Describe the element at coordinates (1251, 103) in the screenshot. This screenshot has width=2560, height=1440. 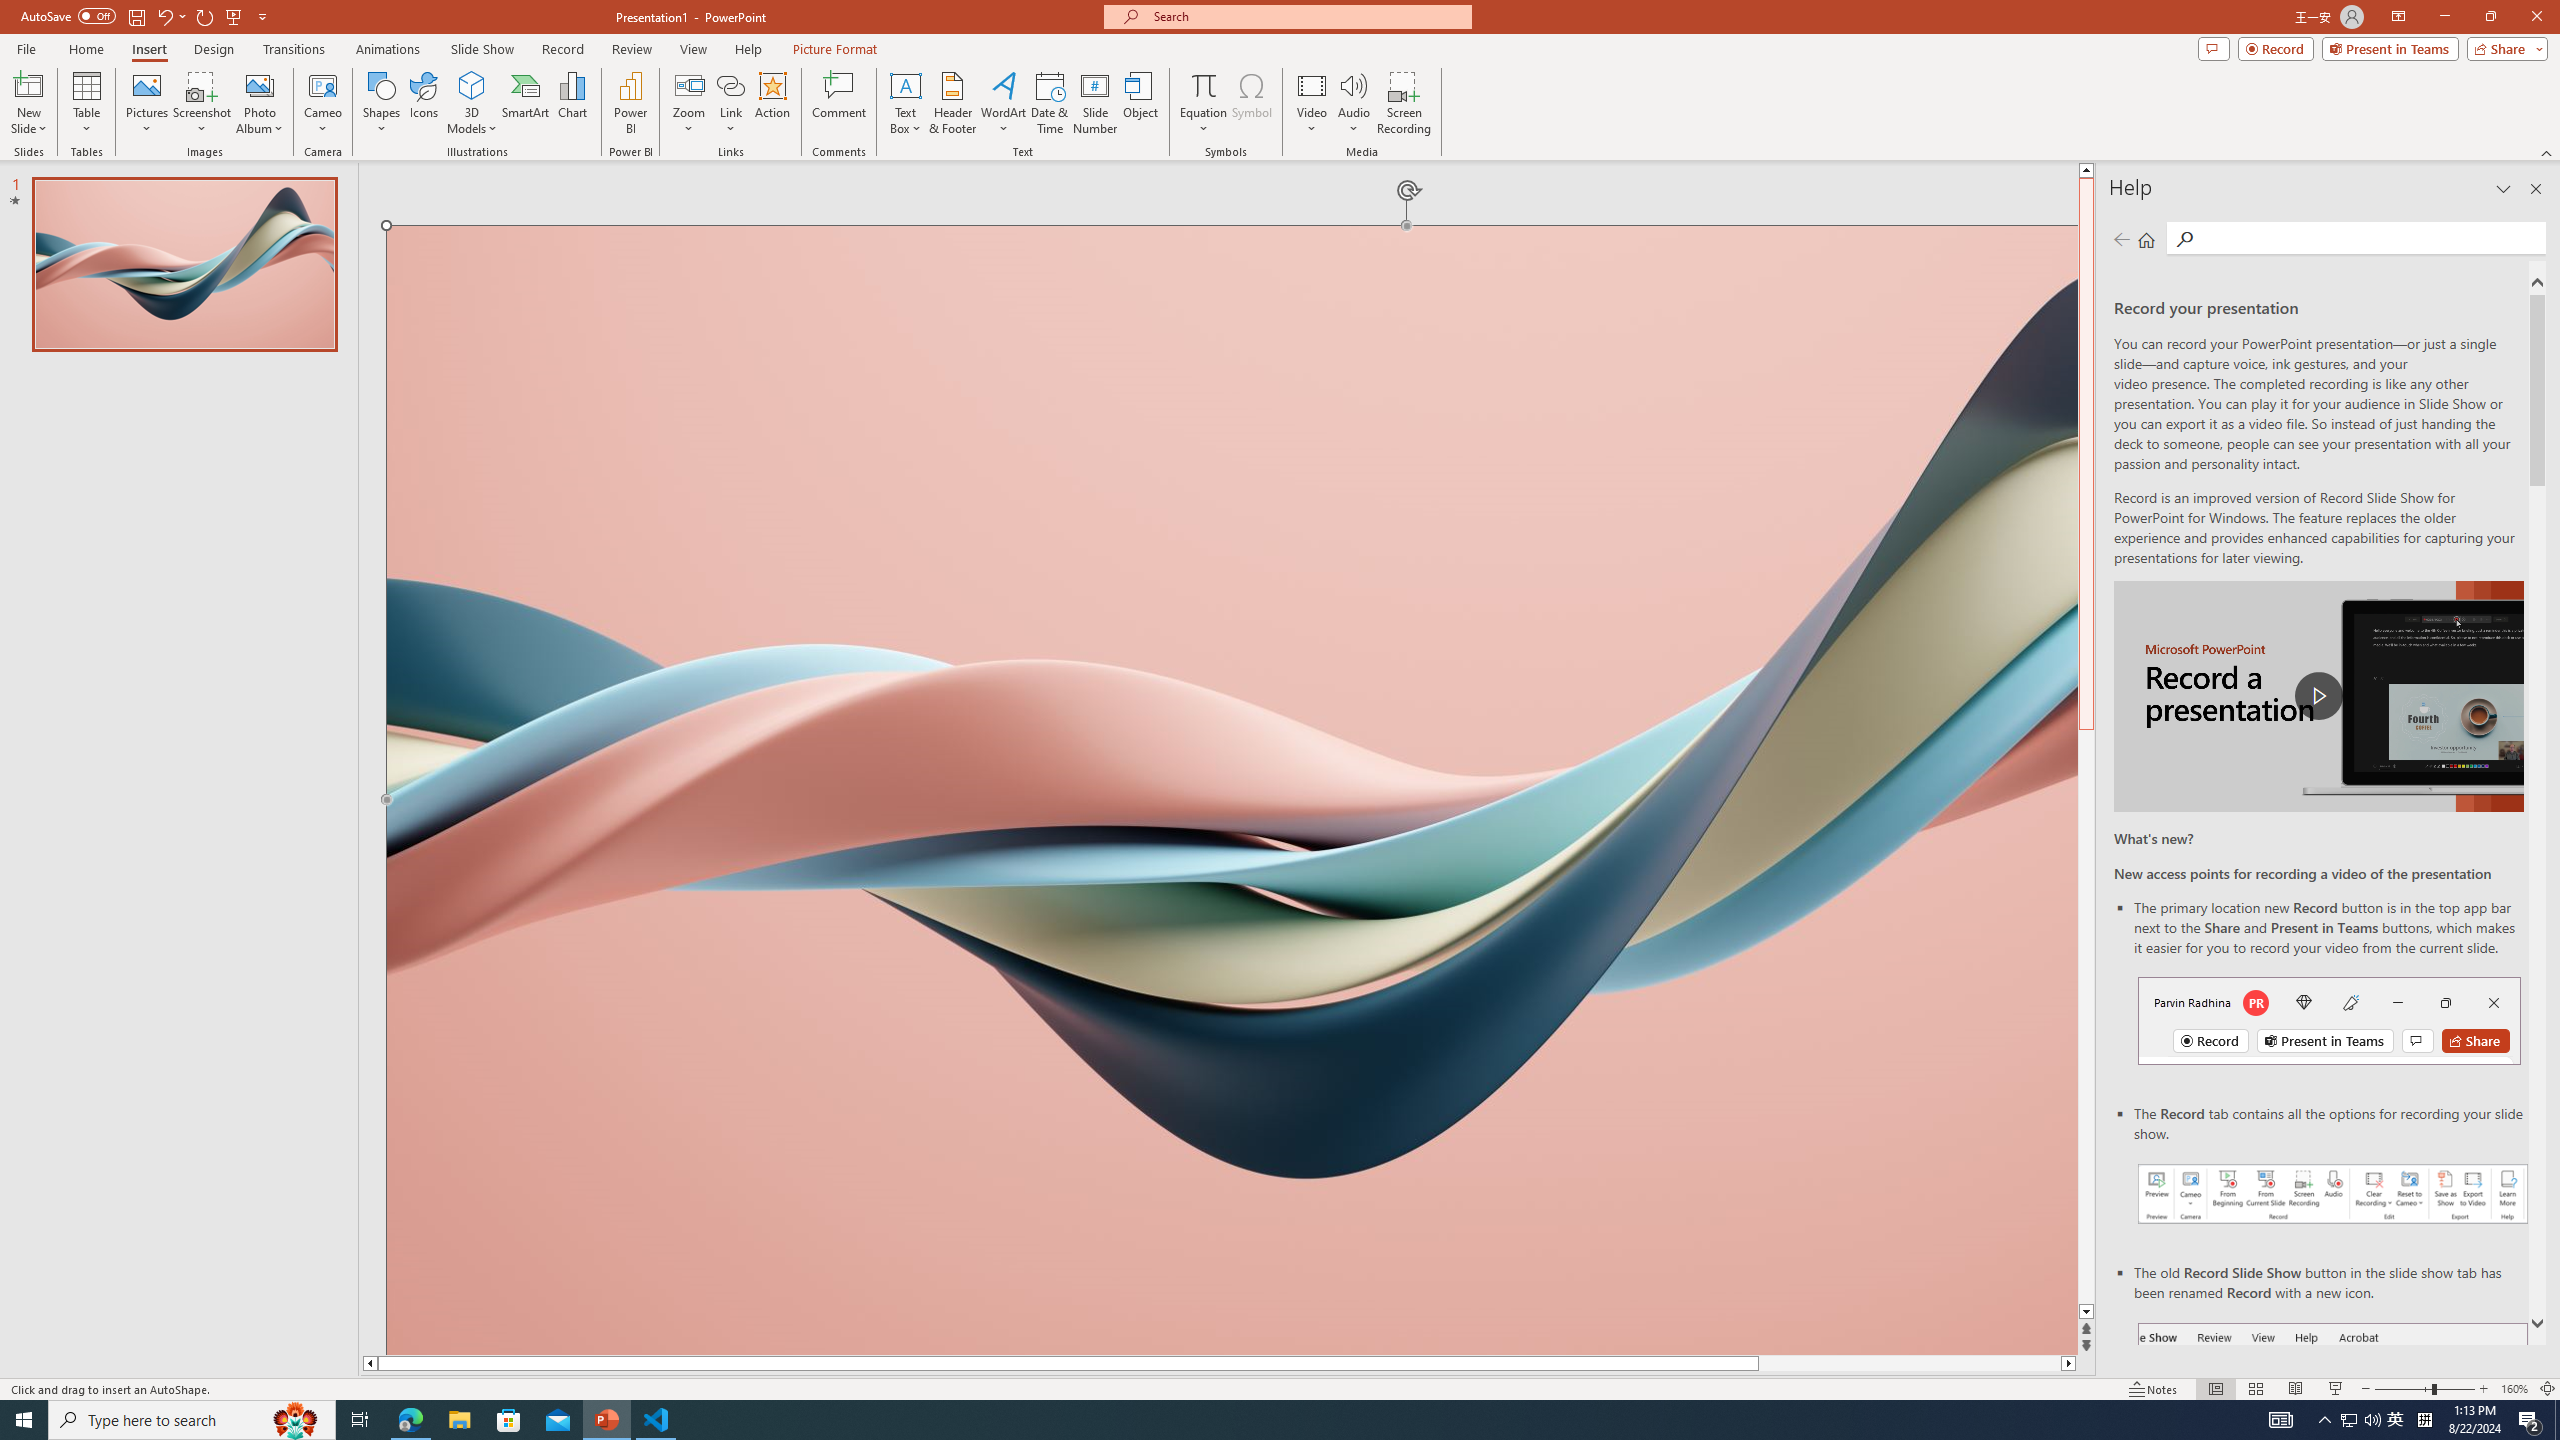
I see `'Symbol...'` at that location.